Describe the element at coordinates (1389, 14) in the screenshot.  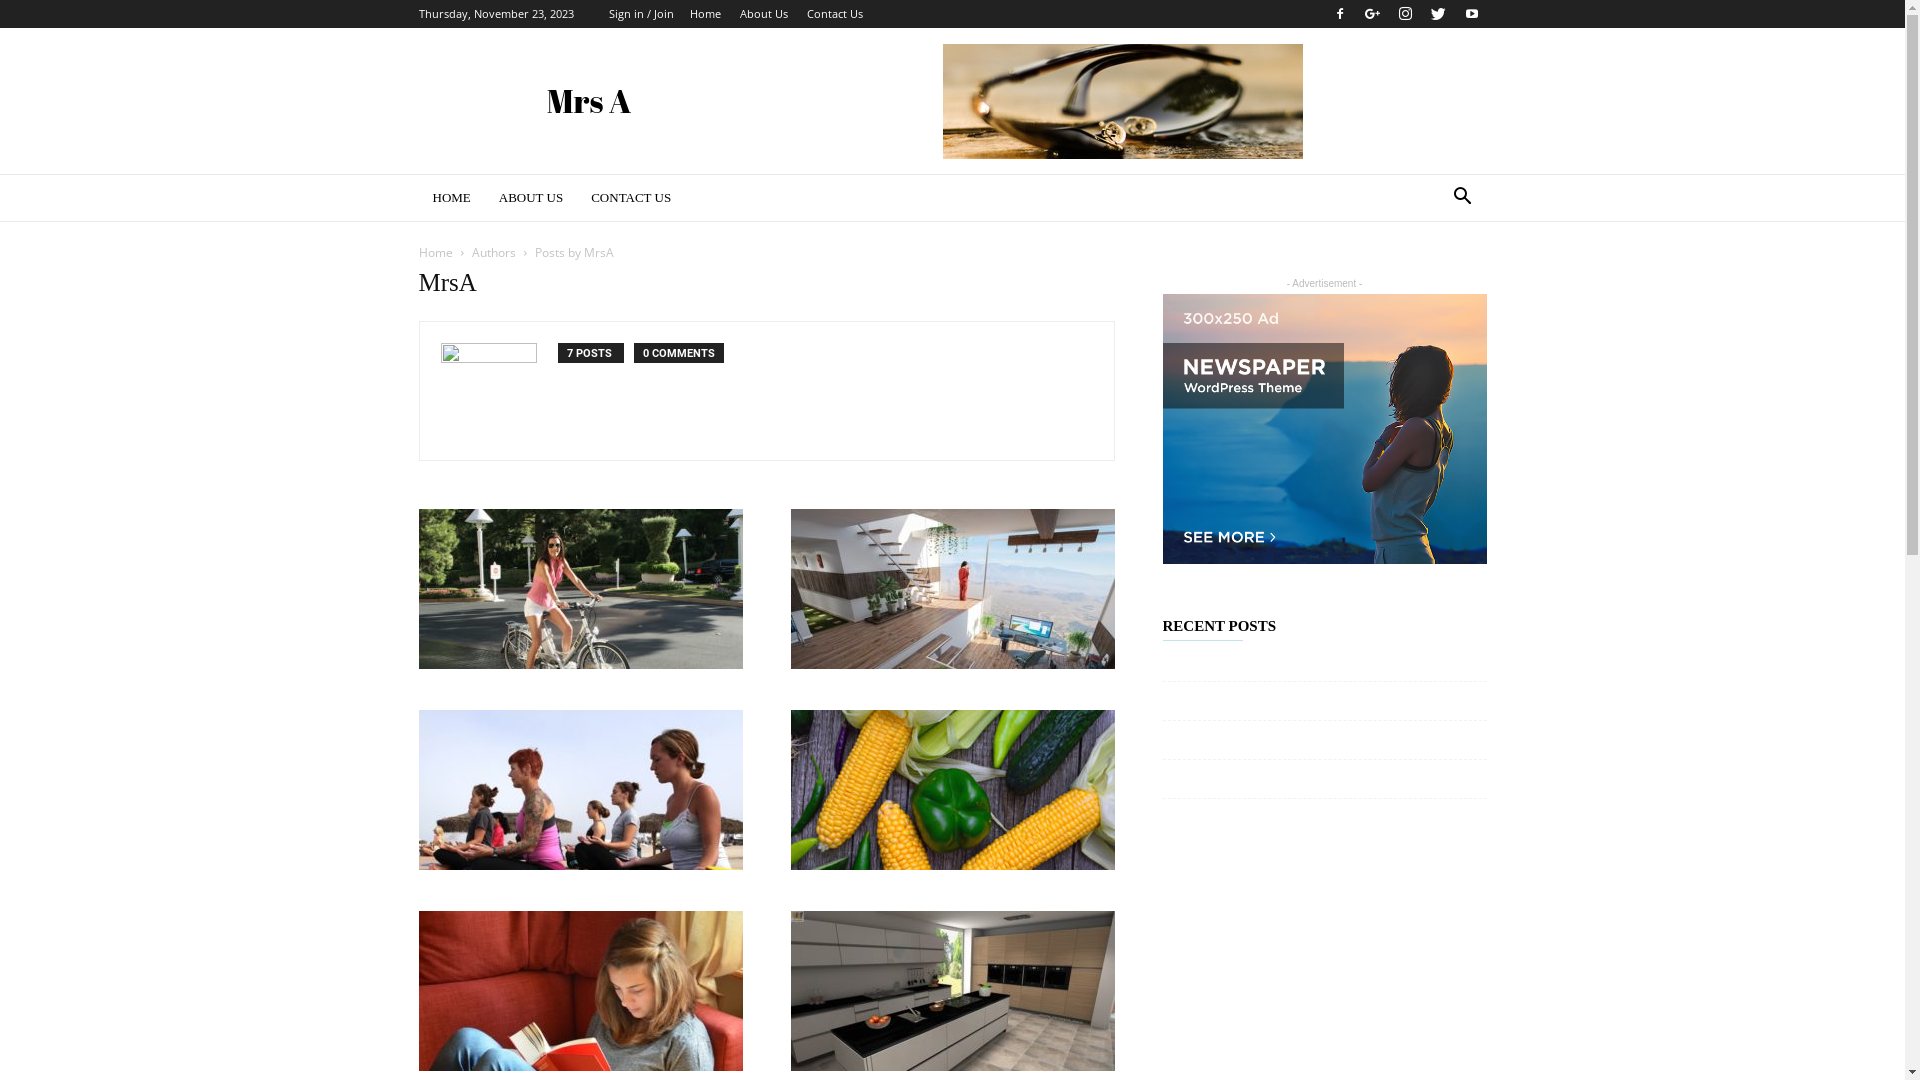
I see `'Instagram'` at that location.